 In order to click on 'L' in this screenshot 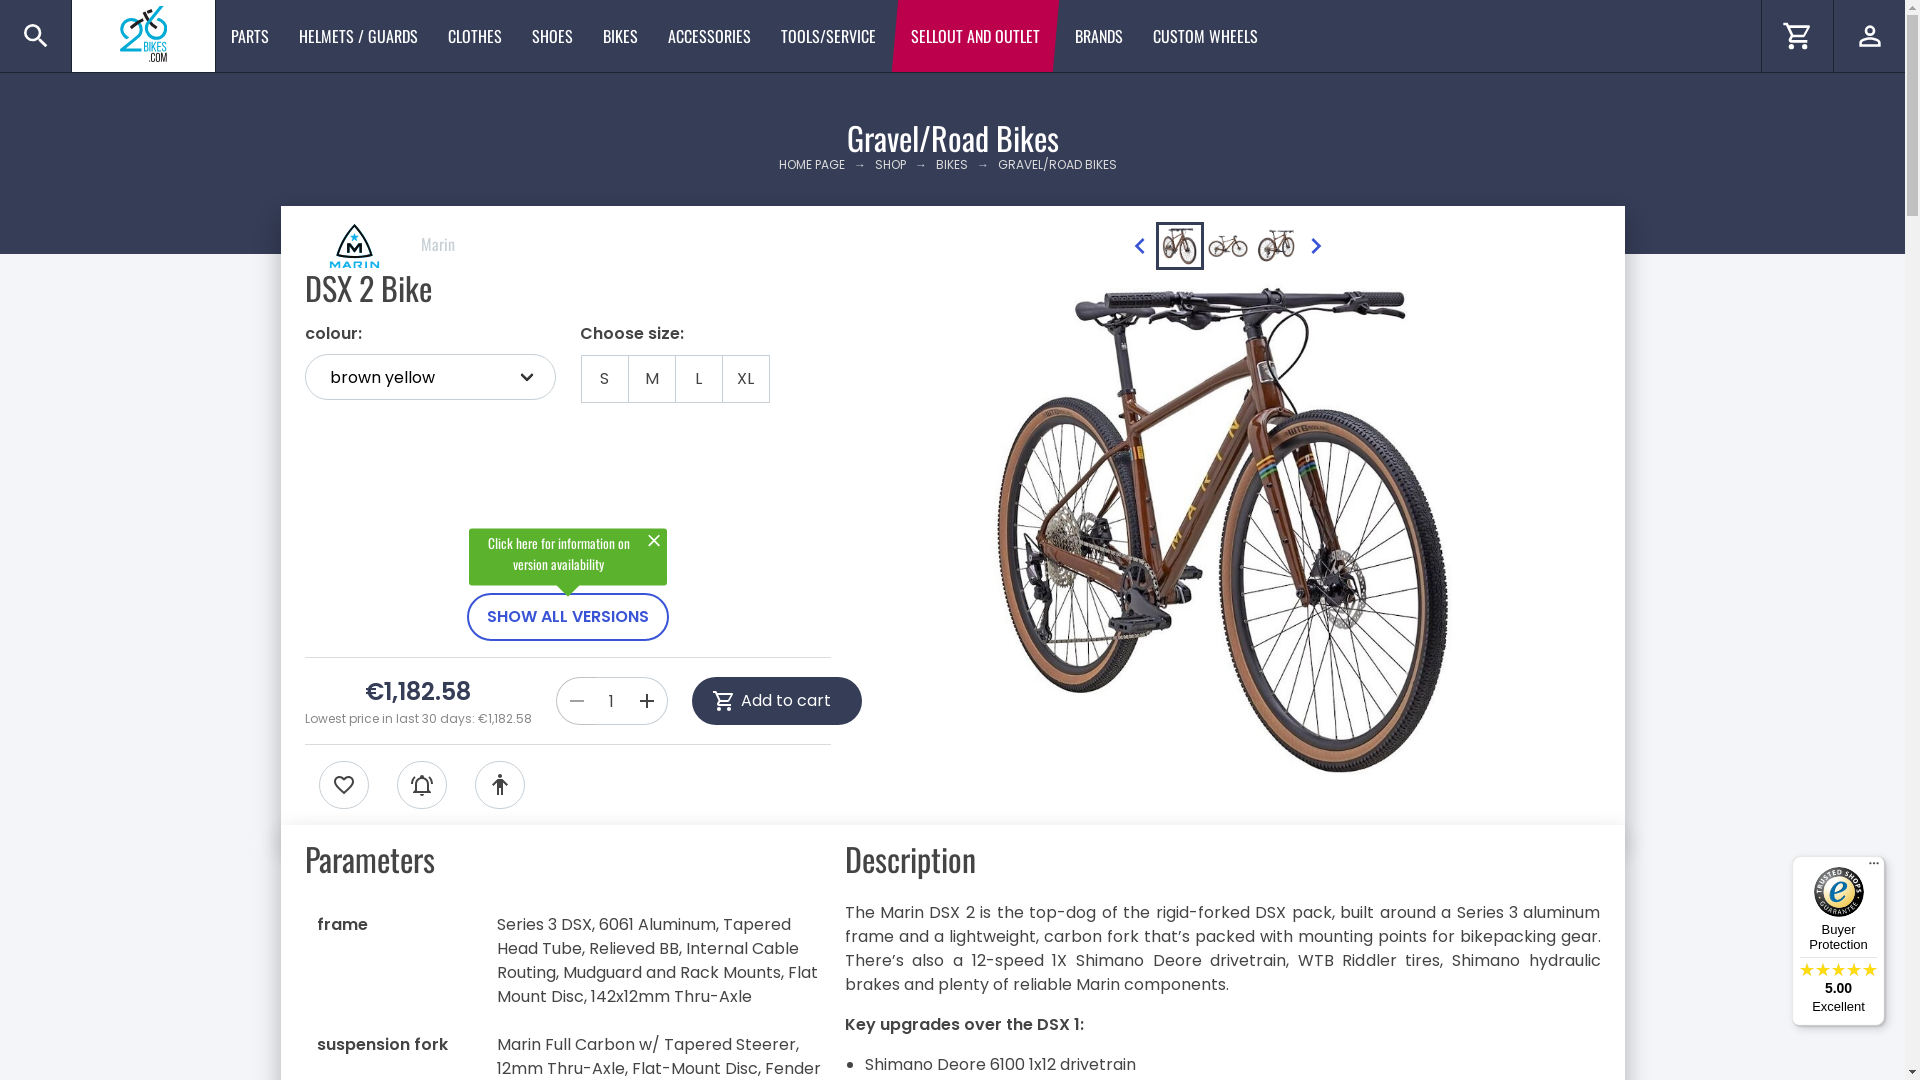, I will do `click(697, 378)`.